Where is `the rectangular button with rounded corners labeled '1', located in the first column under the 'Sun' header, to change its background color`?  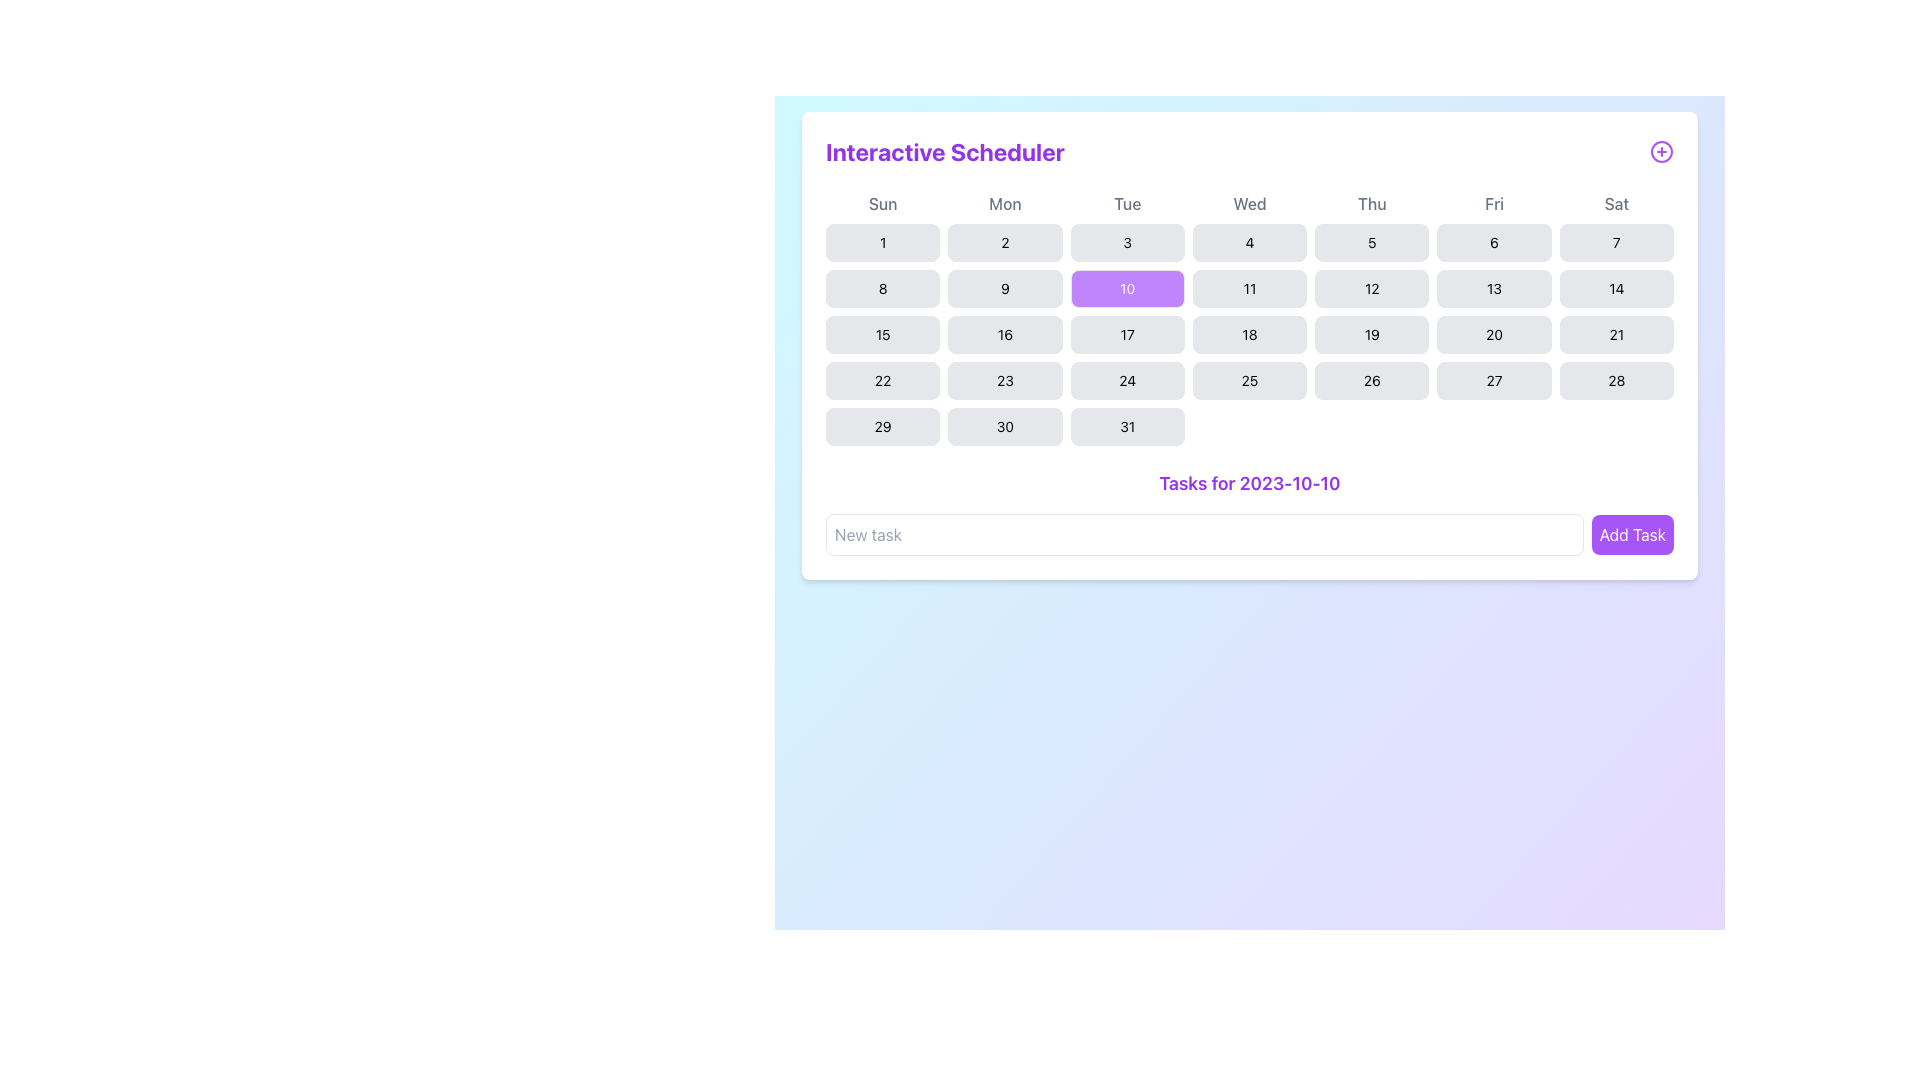
the rectangular button with rounded corners labeled '1', located in the first column under the 'Sun' header, to change its background color is located at coordinates (882, 242).